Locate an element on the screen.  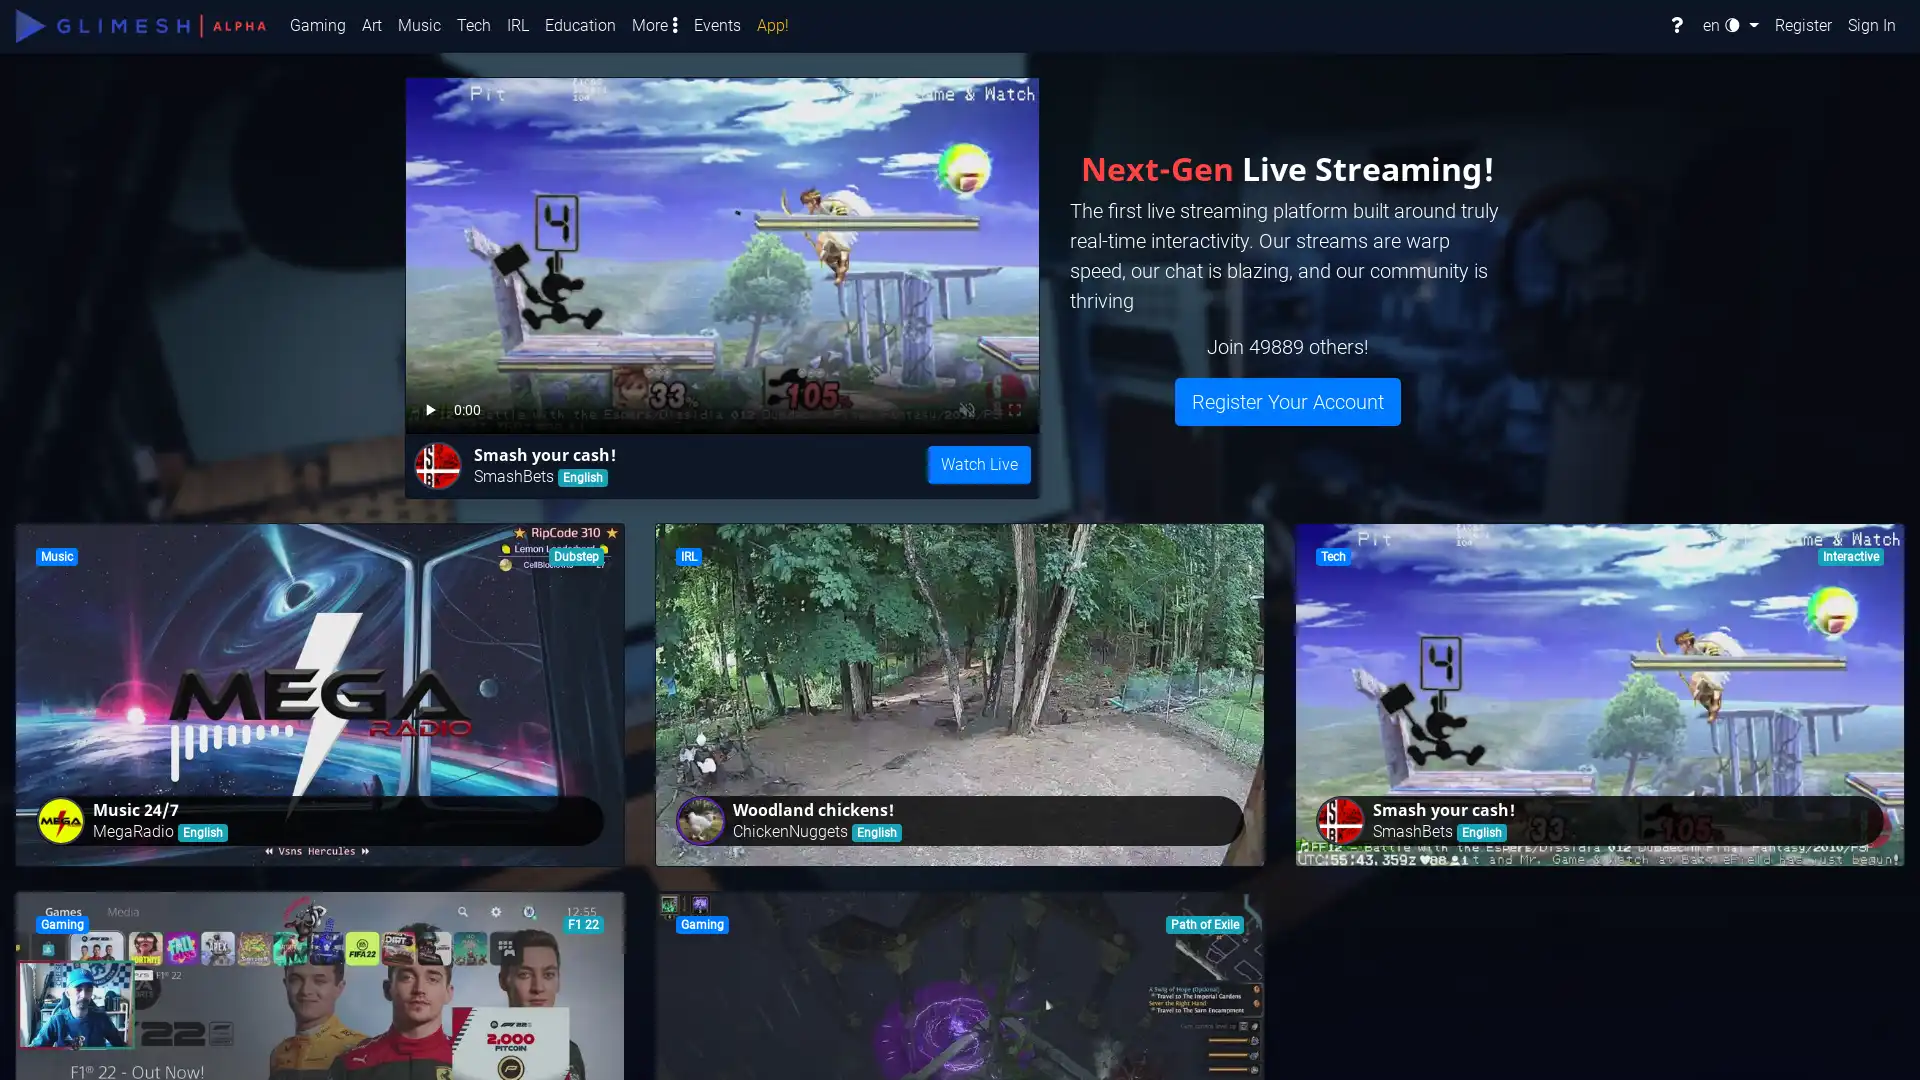
unmute is located at coordinates (495, 406).